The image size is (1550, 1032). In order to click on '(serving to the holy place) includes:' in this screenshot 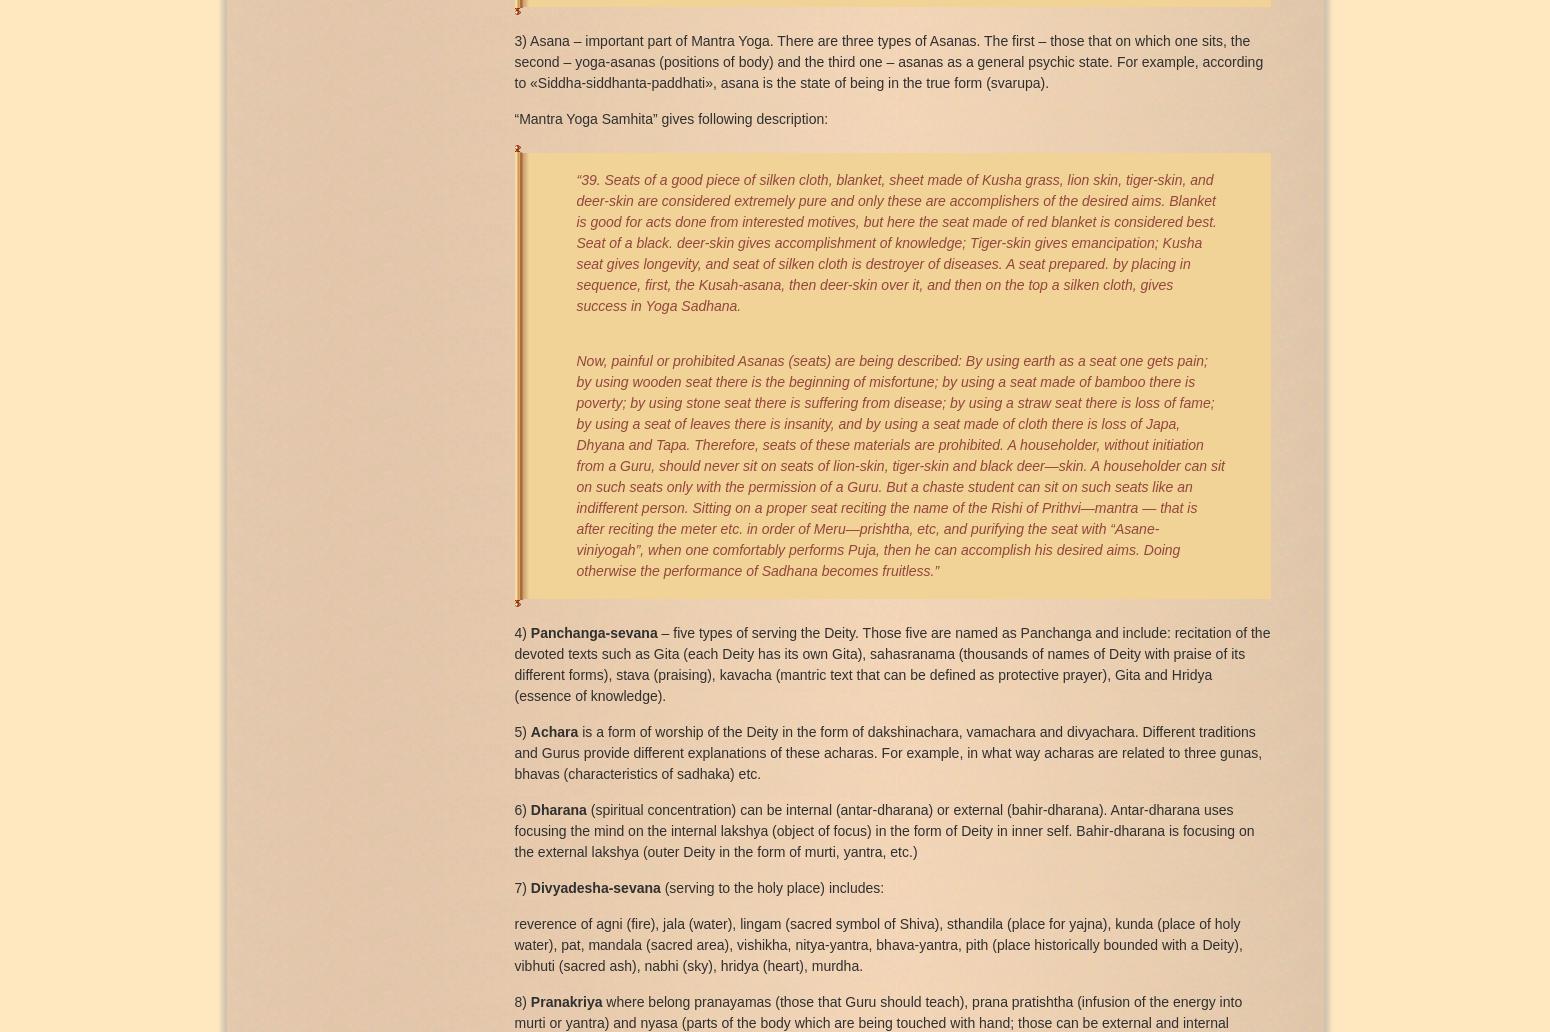, I will do `click(772, 887)`.